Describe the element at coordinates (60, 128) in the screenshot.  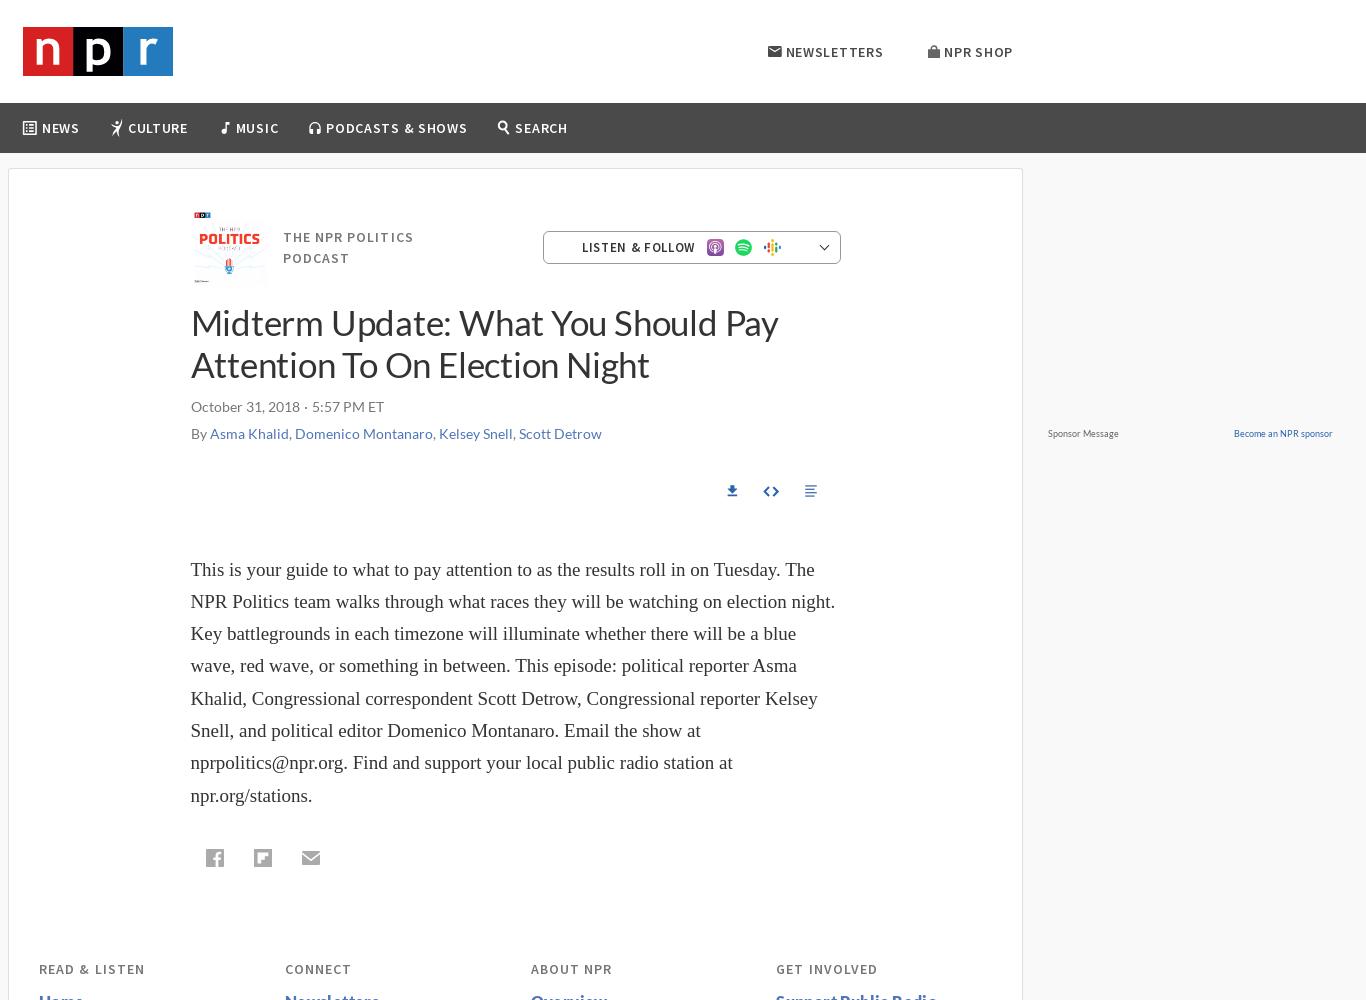
I see `'News'` at that location.